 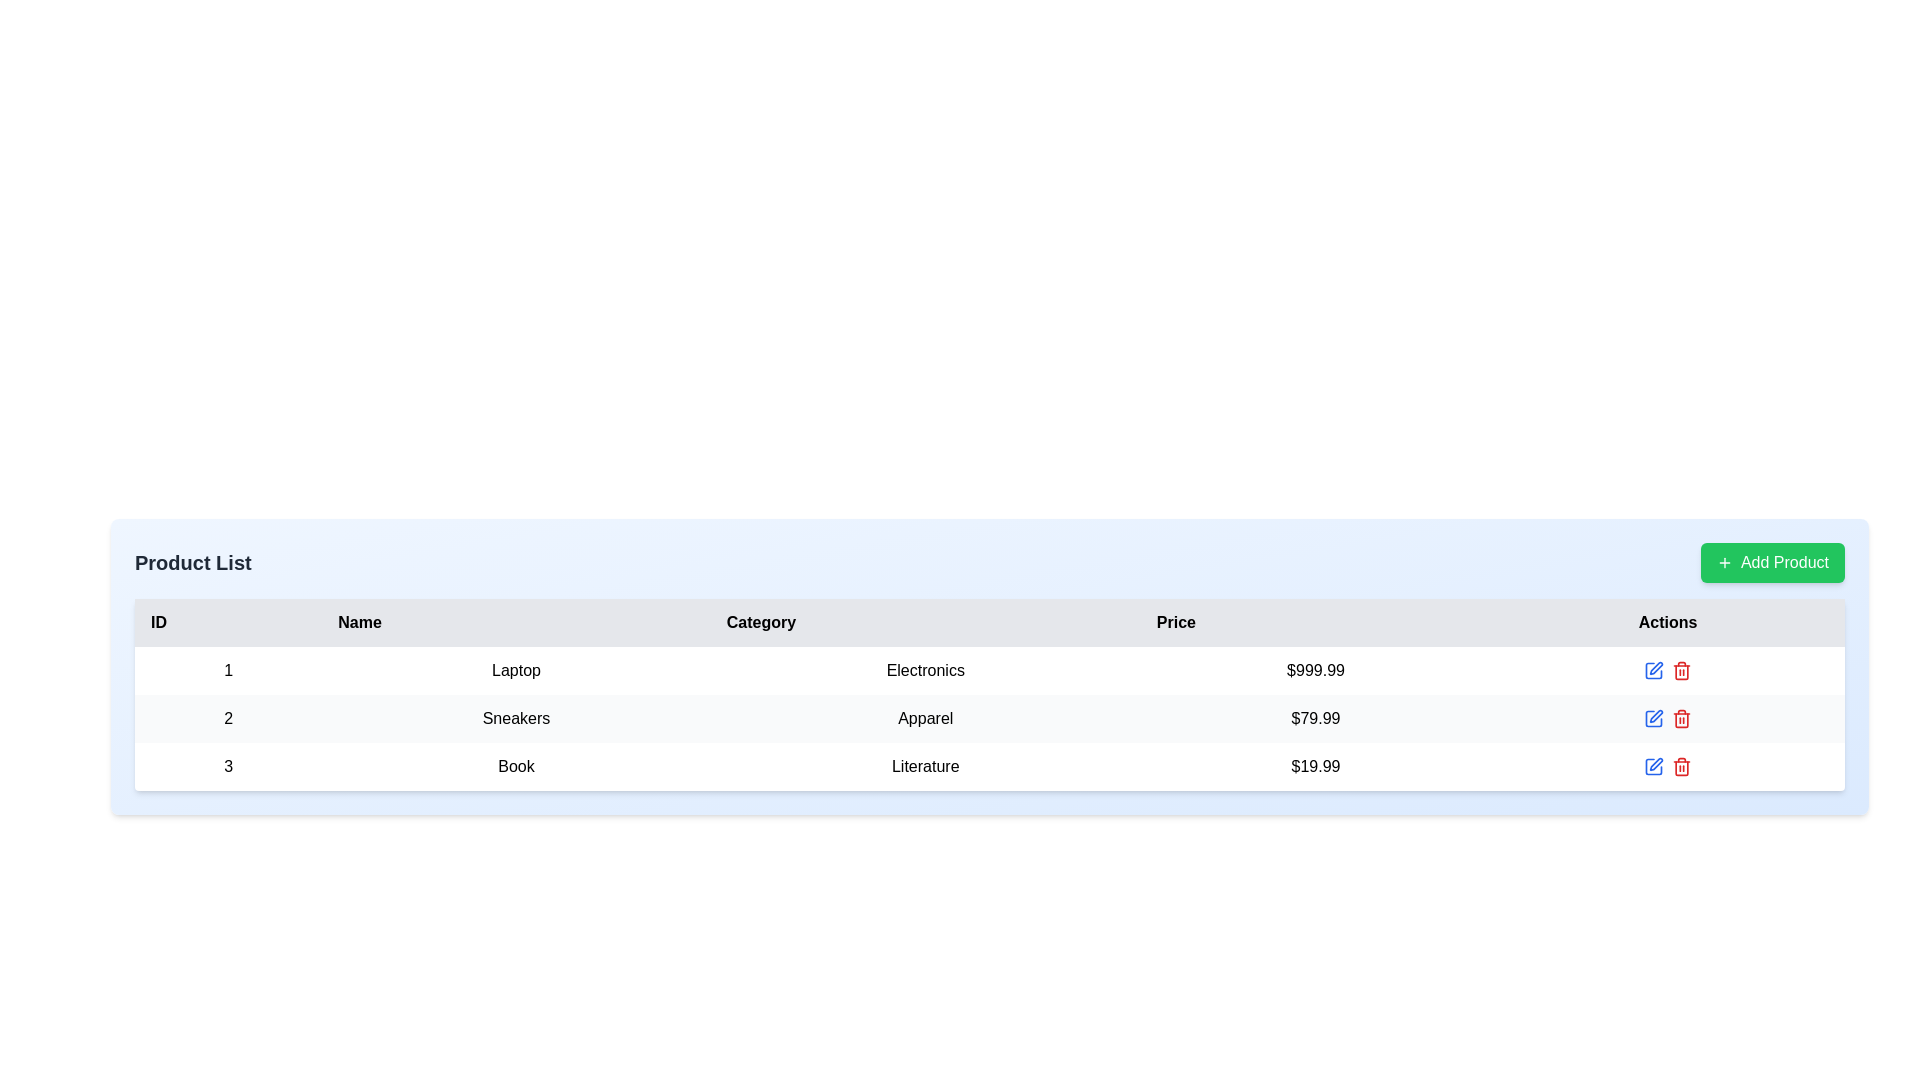 What do you see at coordinates (1654, 717) in the screenshot?
I see `the Edit icon, which is a square icon with a stylized pen design, located in the Actions column of the second row for the item labeled 'Sneakers', to initiate editing of the associated row` at bounding box center [1654, 717].